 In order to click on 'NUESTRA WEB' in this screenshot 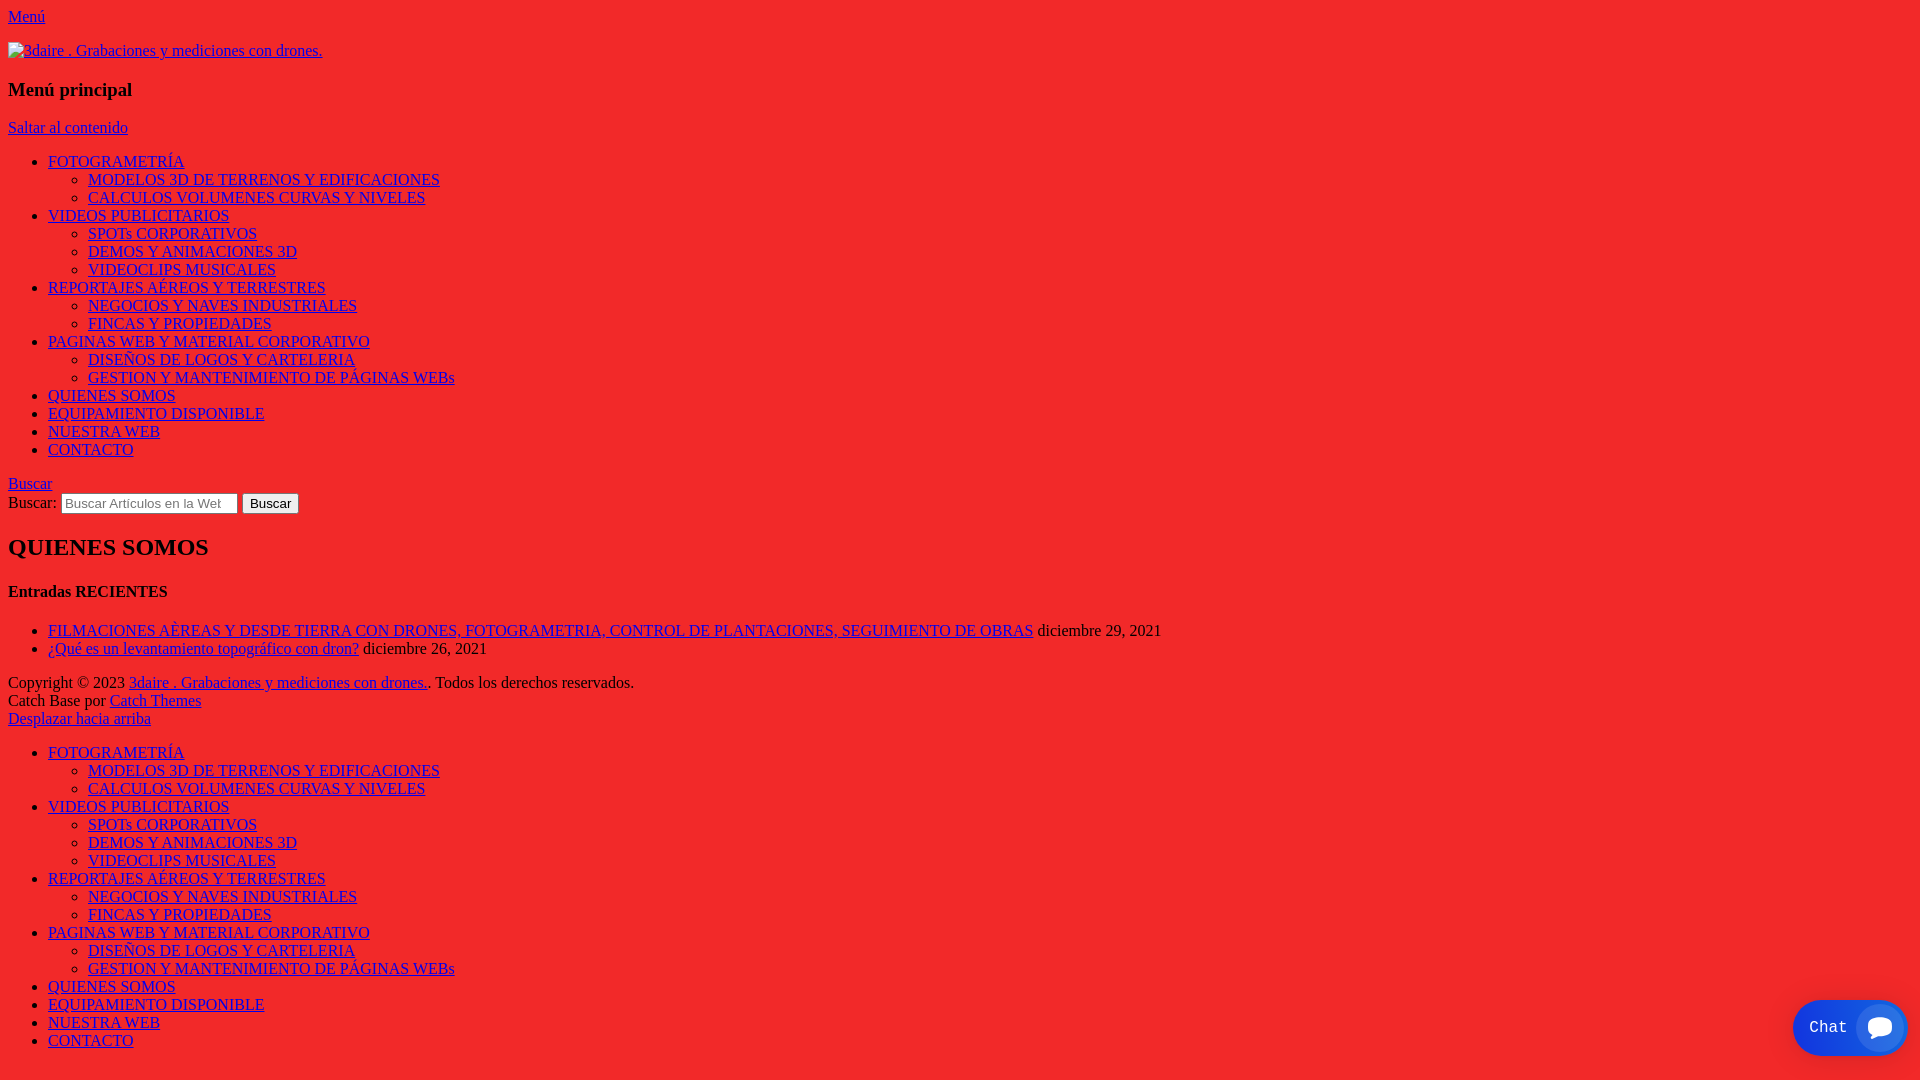, I will do `click(103, 430)`.